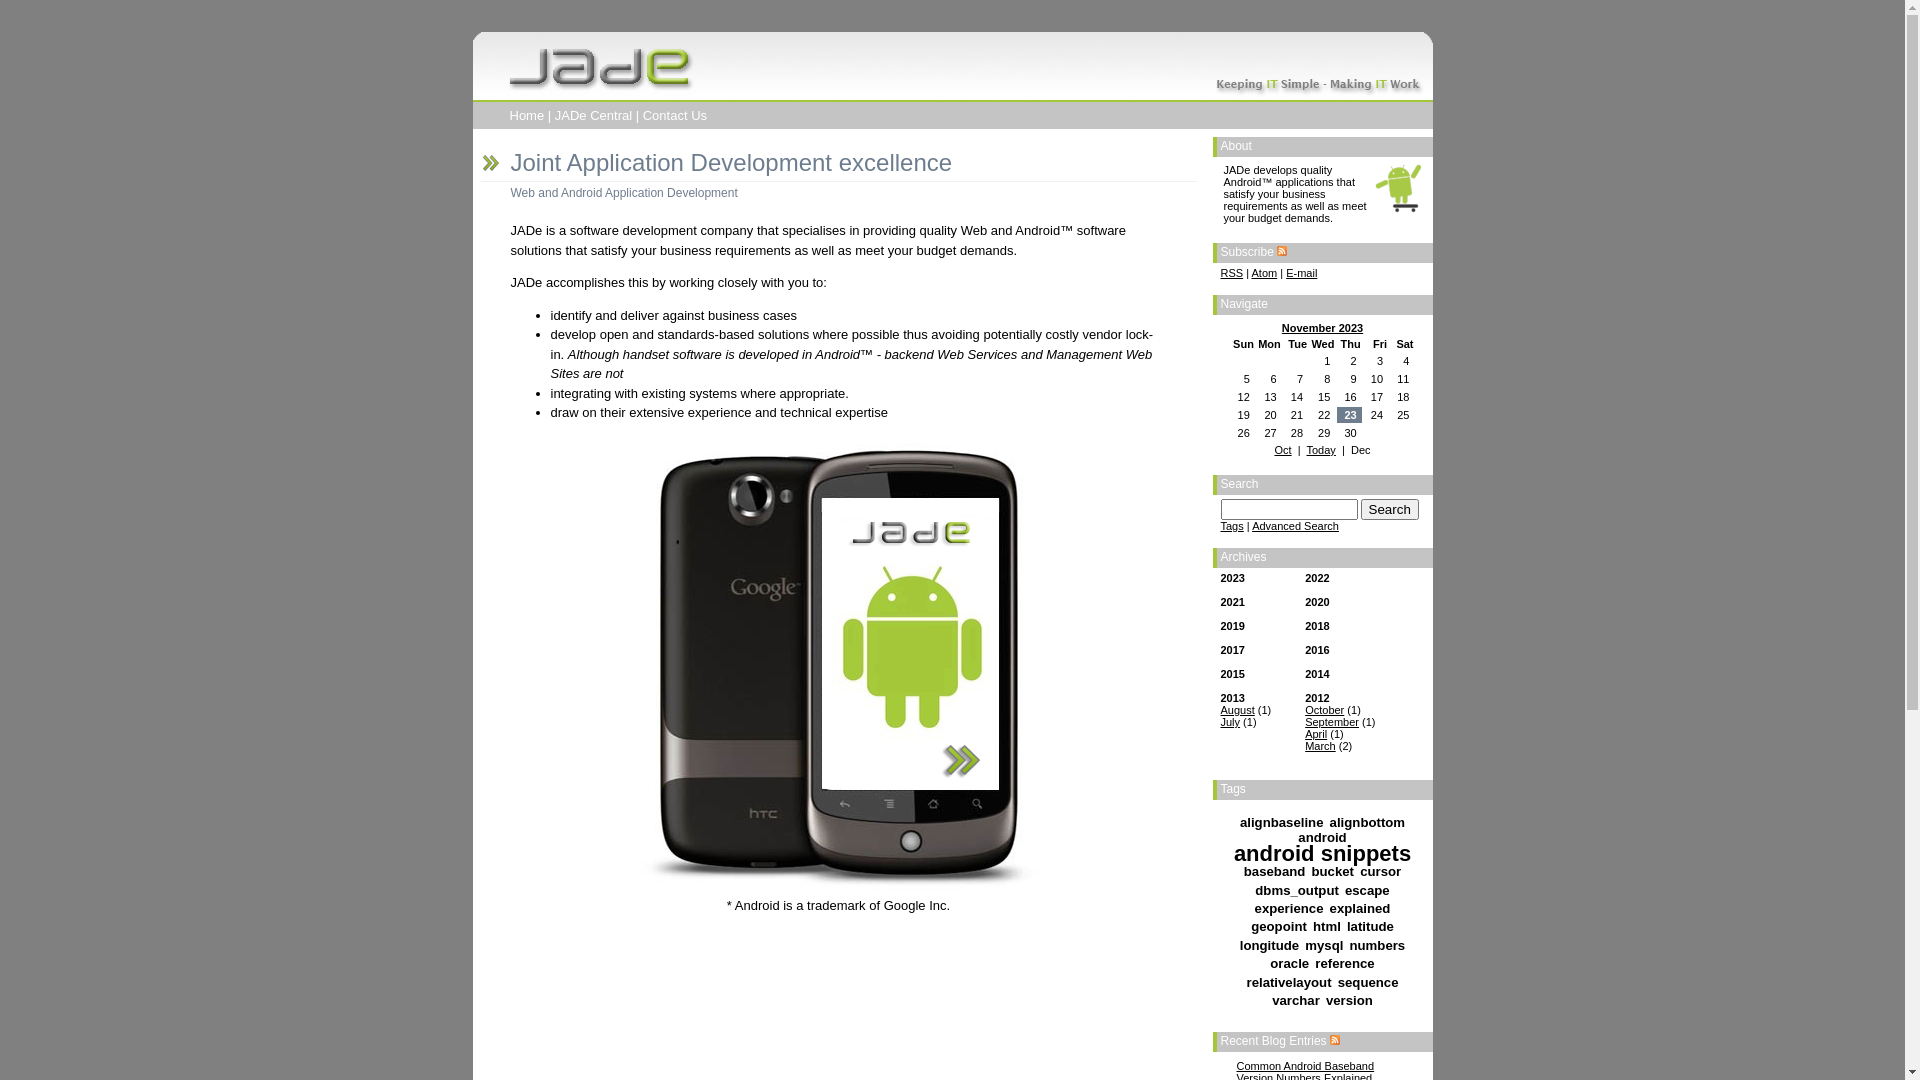  What do you see at coordinates (1360, 908) in the screenshot?
I see `'explained'` at bounding box center [1360, 908].